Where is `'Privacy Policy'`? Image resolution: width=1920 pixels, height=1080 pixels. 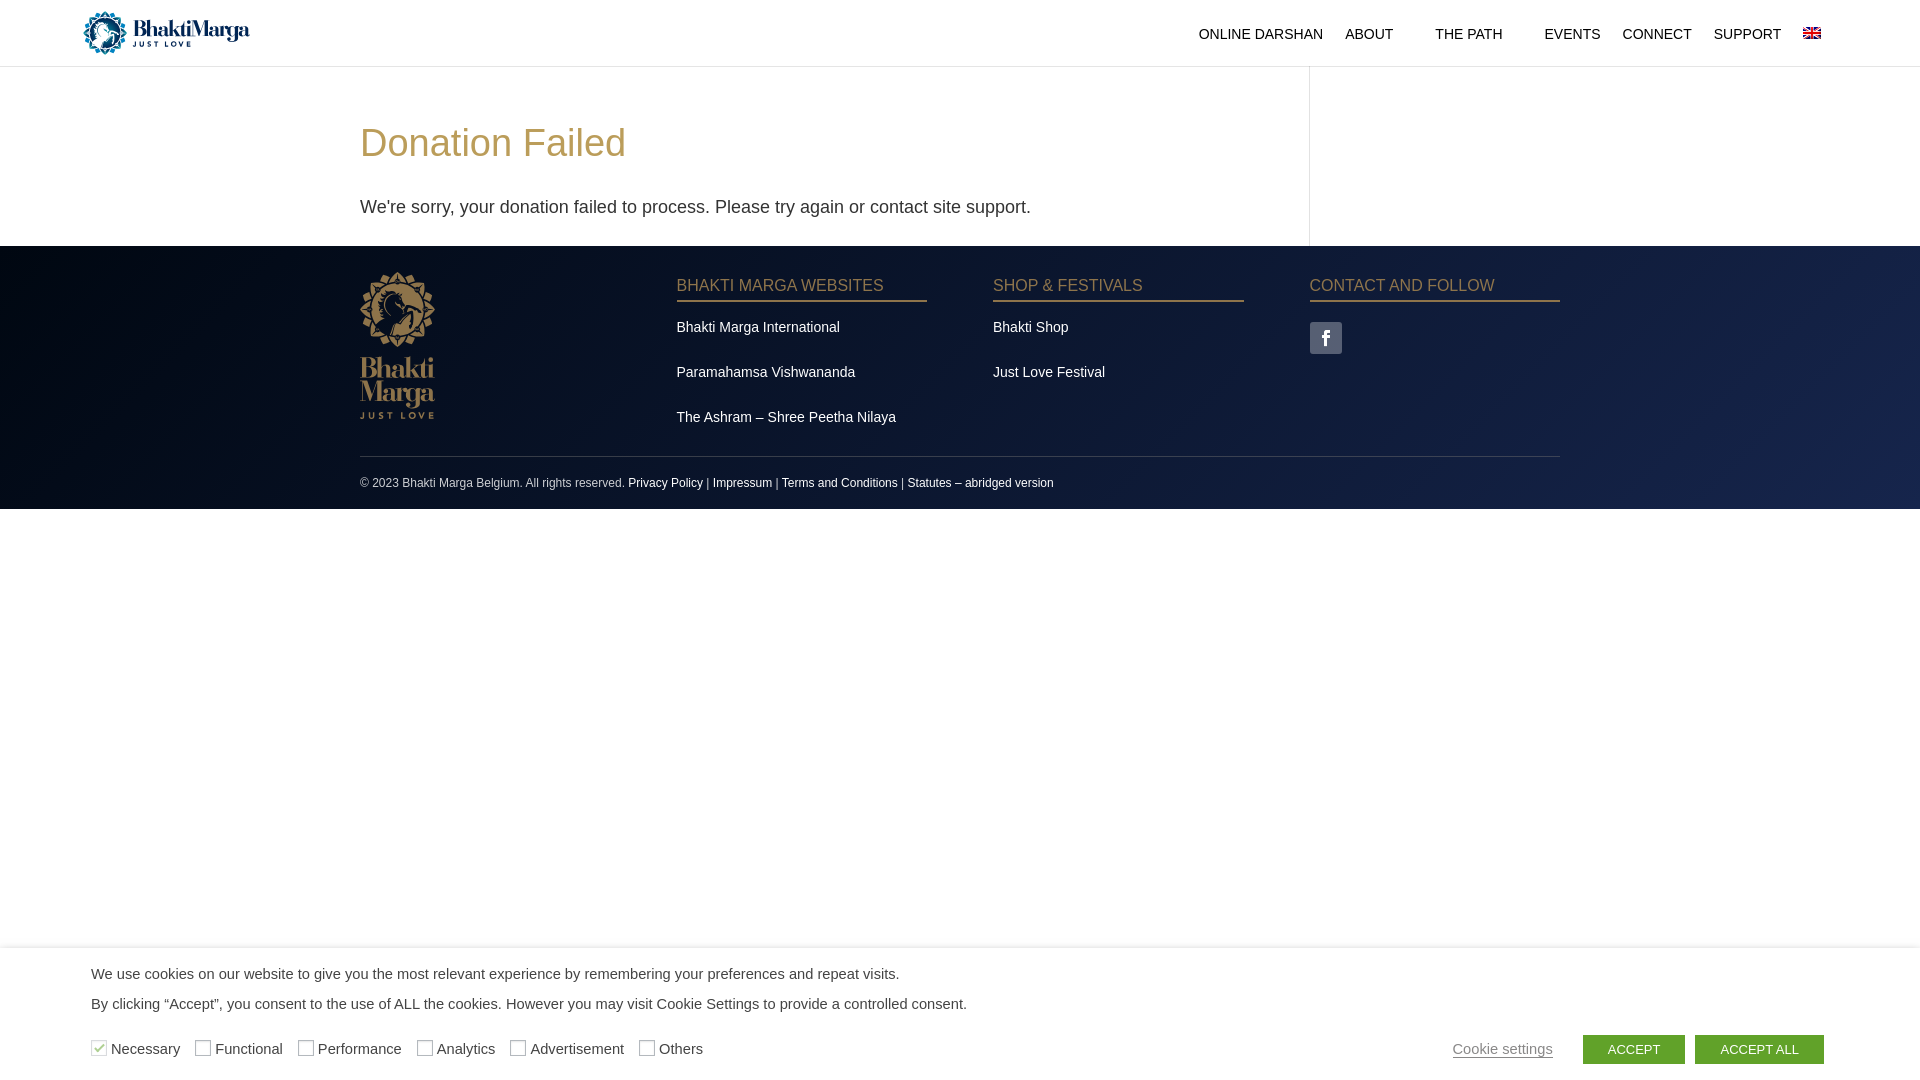 'Privacy Policy' is located at coordinates (665, 482).